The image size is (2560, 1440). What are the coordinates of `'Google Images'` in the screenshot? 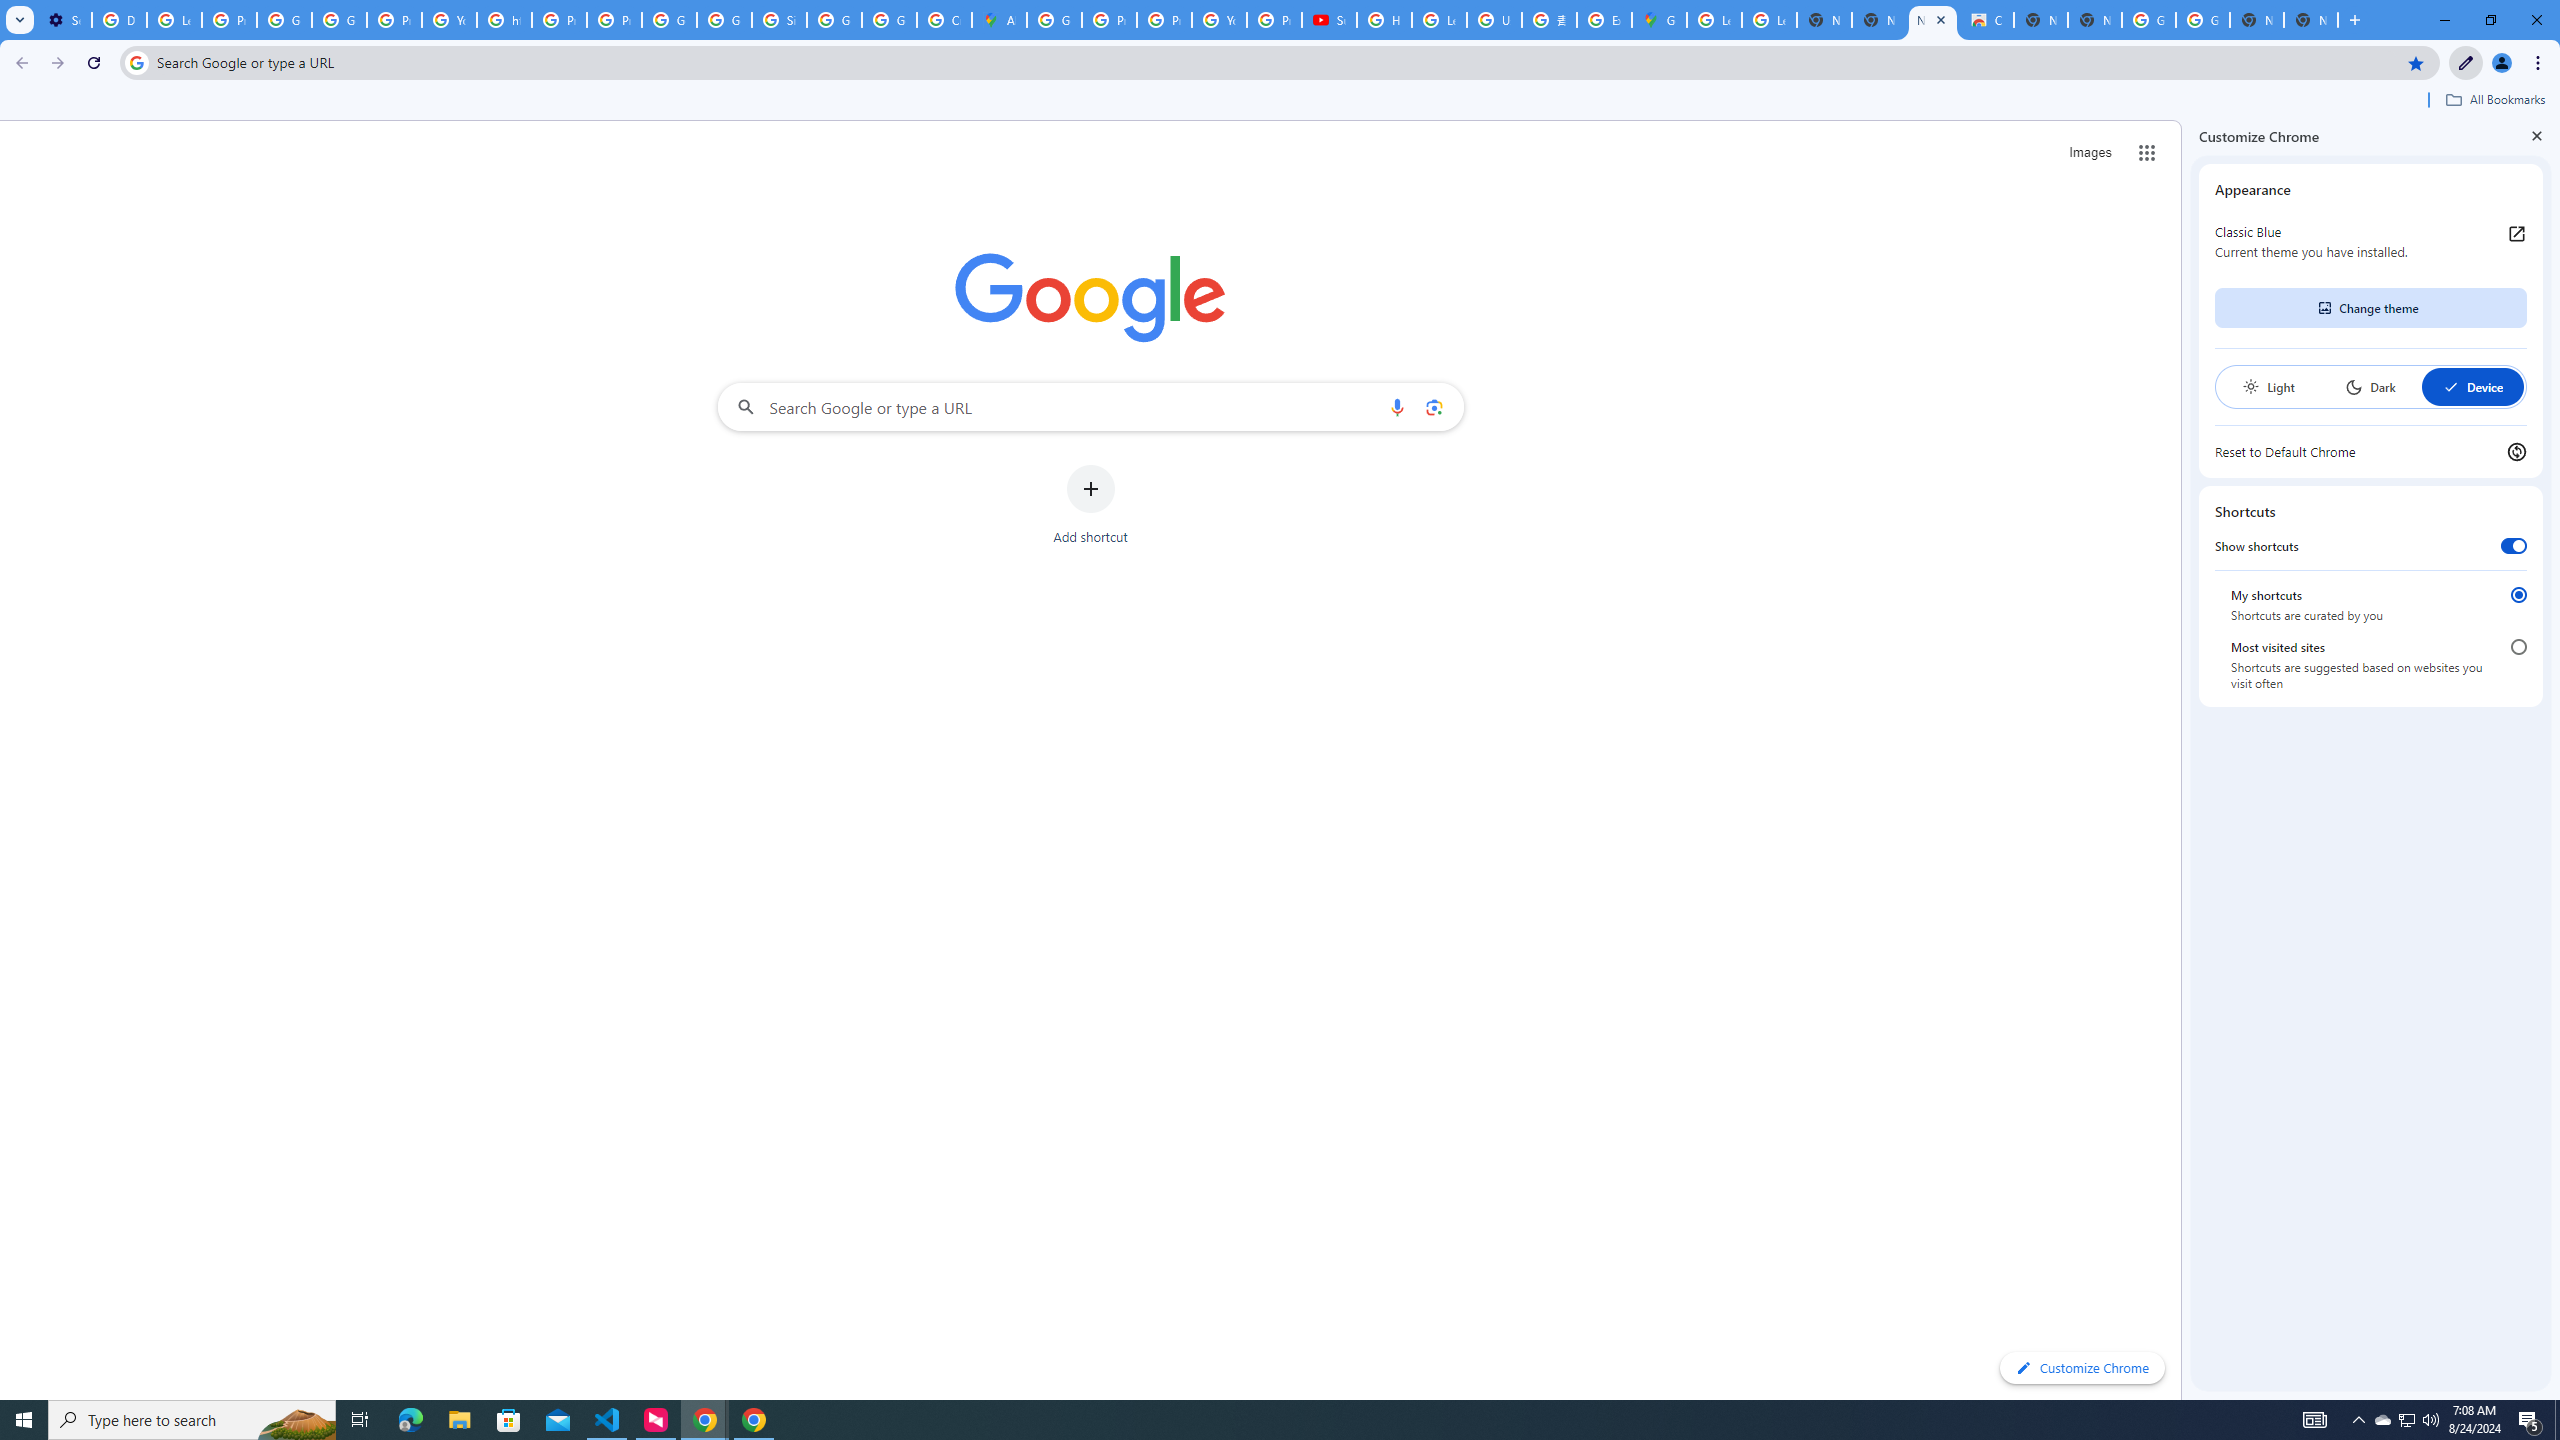 It's located at (2148, 19).